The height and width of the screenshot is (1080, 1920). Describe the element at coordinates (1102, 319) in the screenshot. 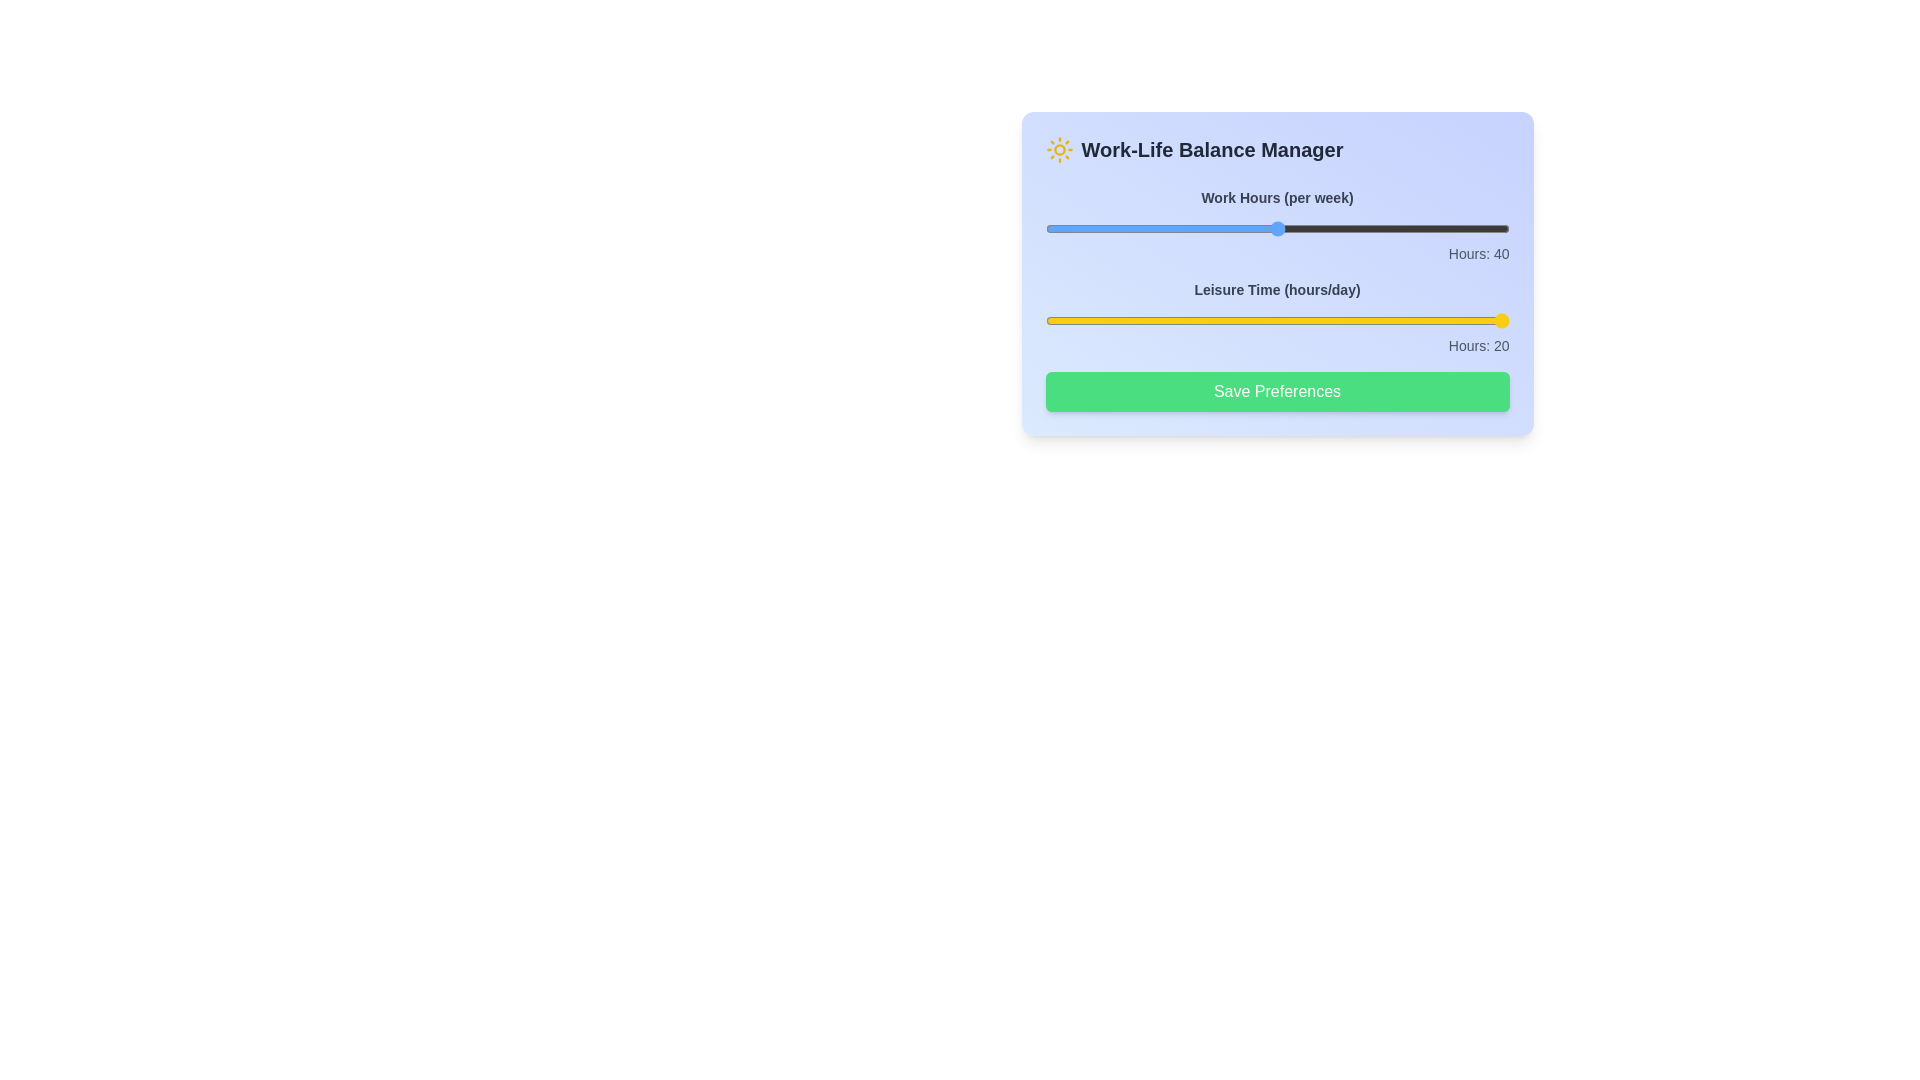

I see `the 'Leisure Time' slider to set leisure hours to 3` at that location.